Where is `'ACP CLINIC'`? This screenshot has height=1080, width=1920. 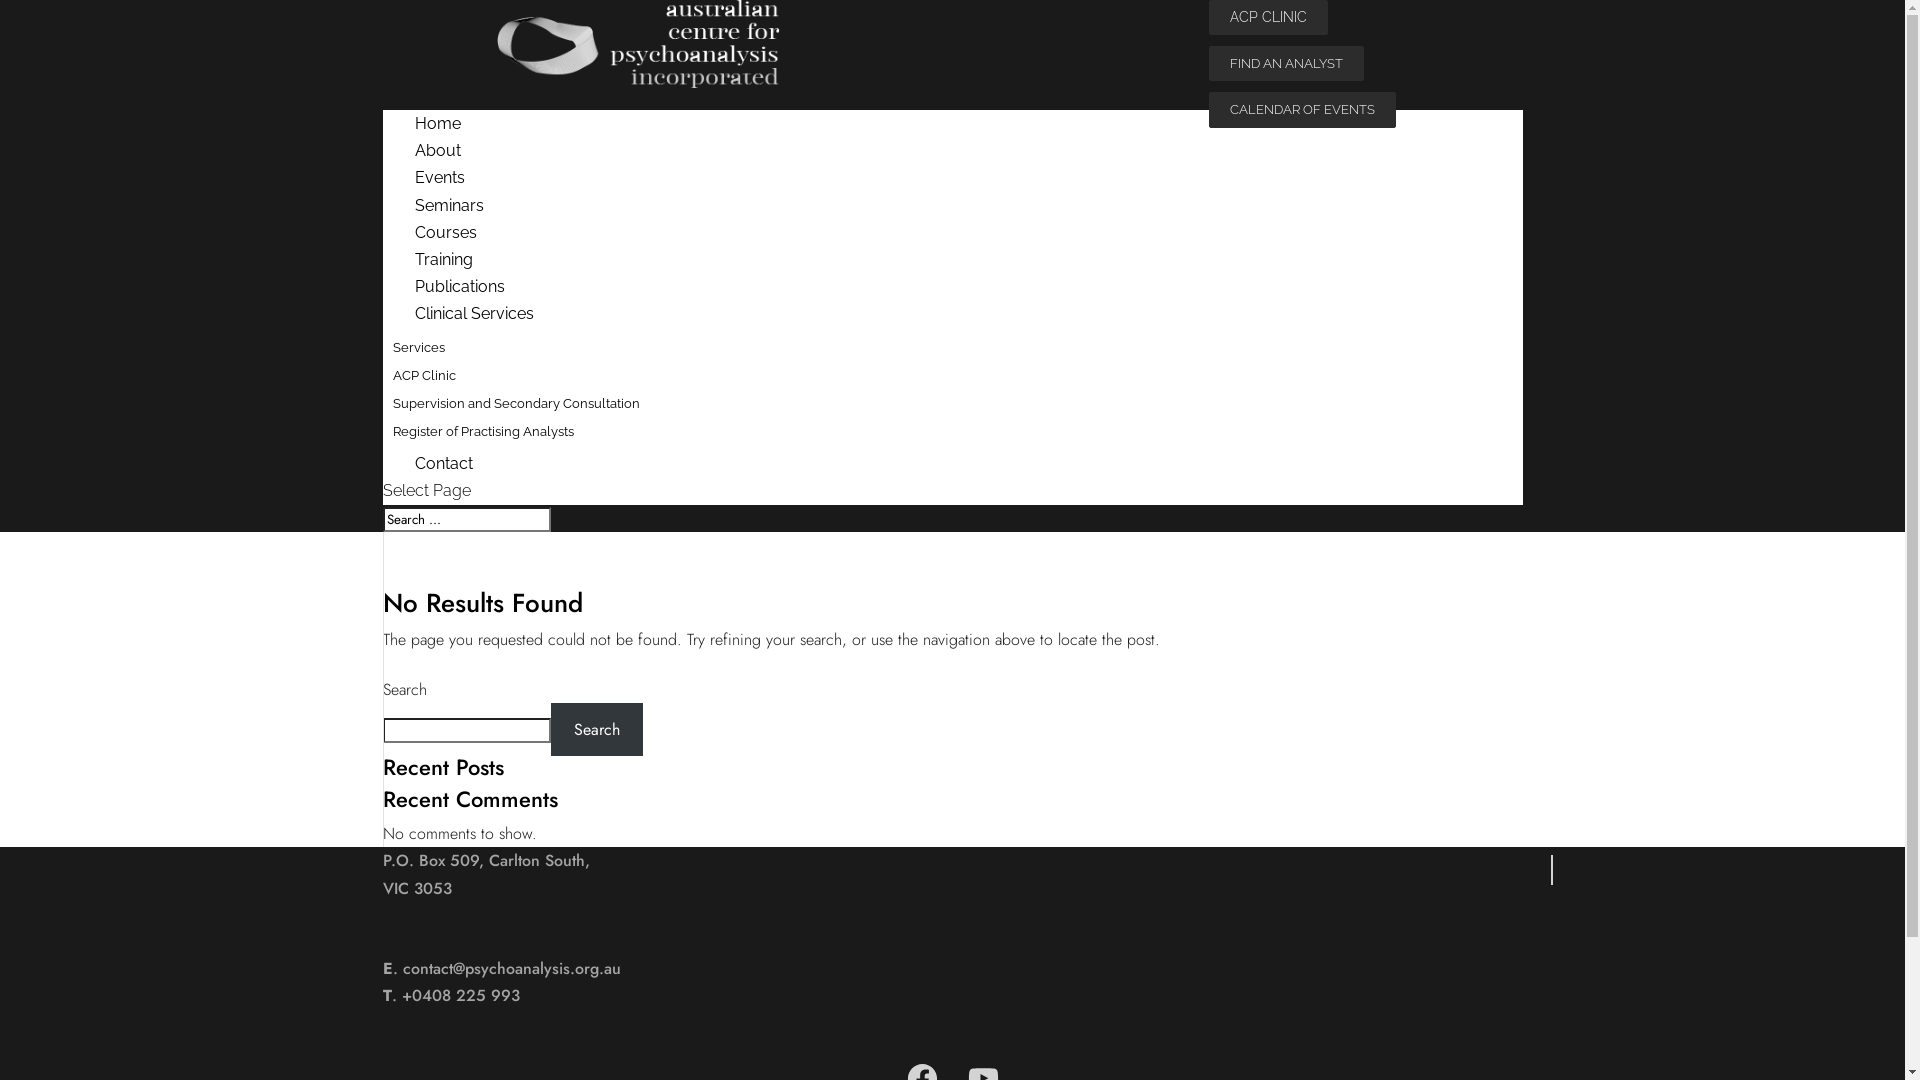
'ACP CLINIC' is located at coordinates (1266, 17).